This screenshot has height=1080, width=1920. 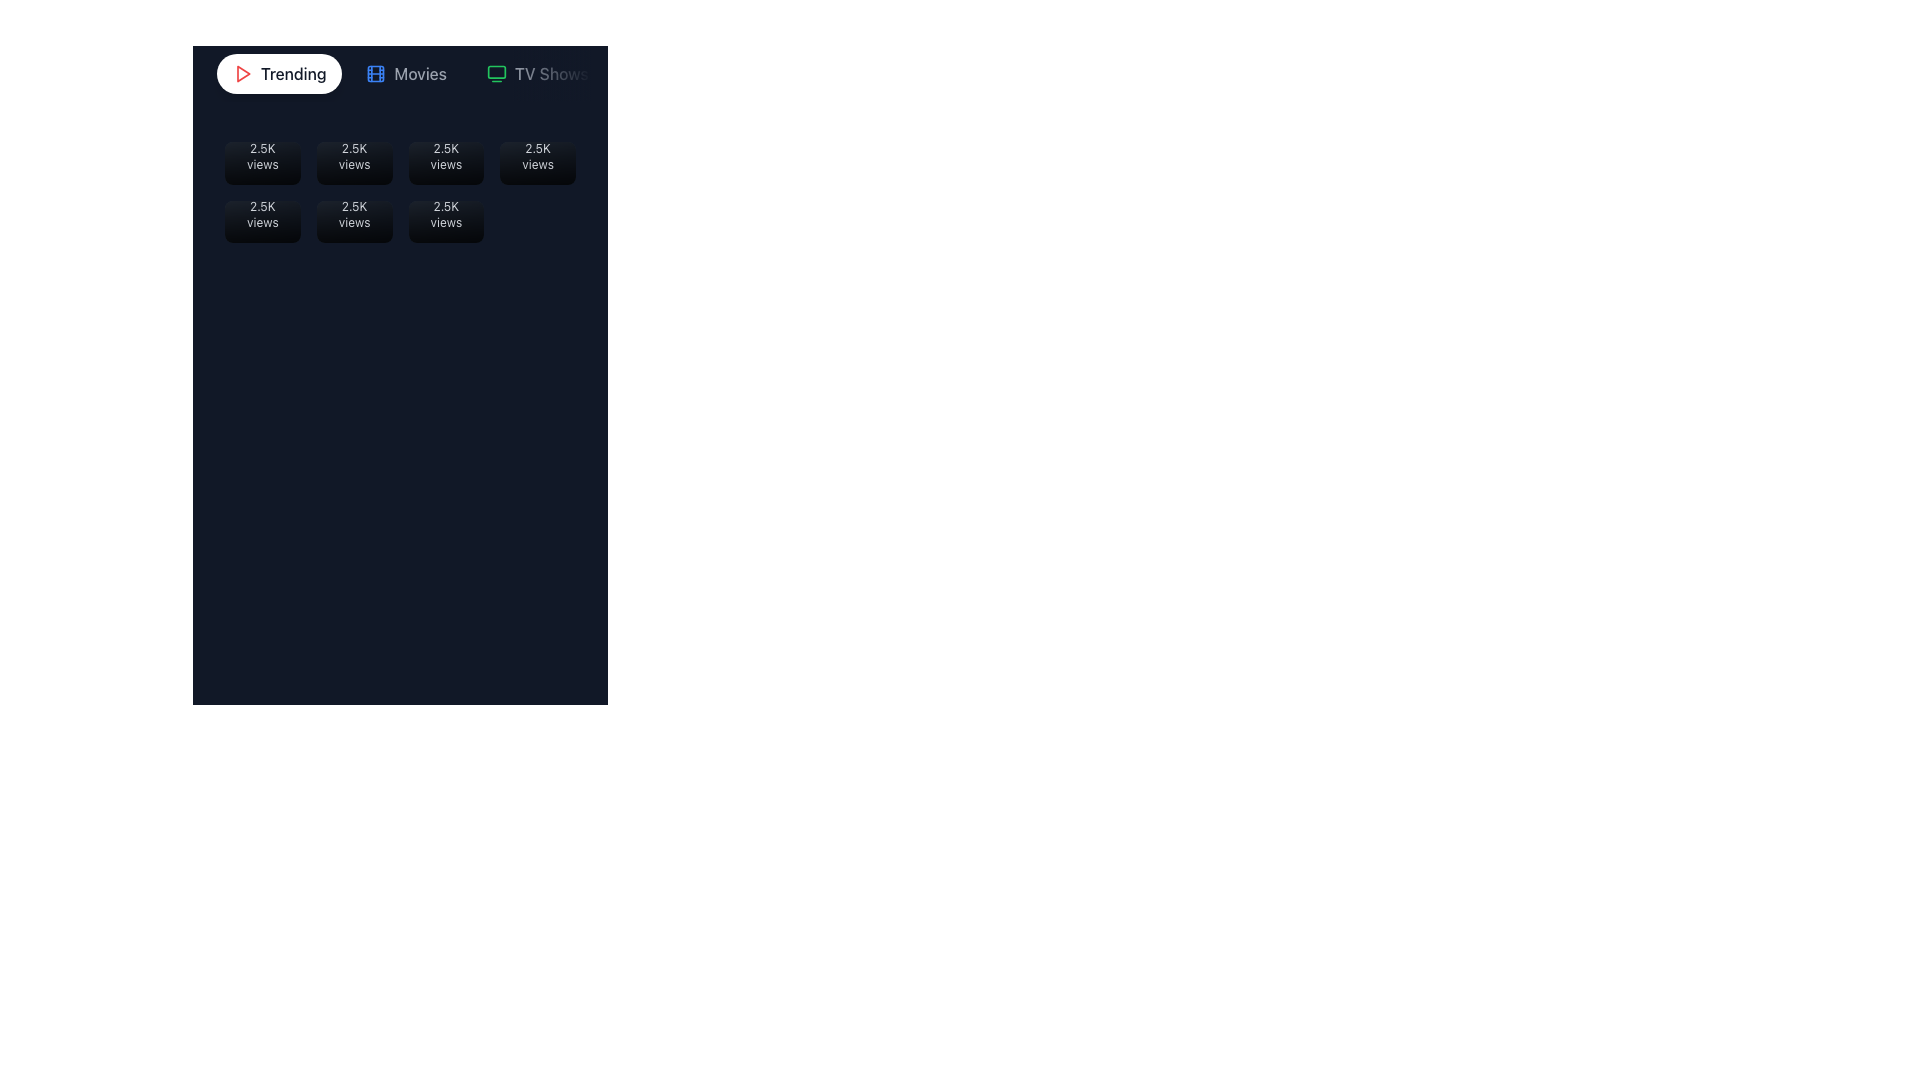 I want to click on the text label UI component displaying '2.5K views', which is located in the second row and third column of the grid layout, so click(x=445, y=221).